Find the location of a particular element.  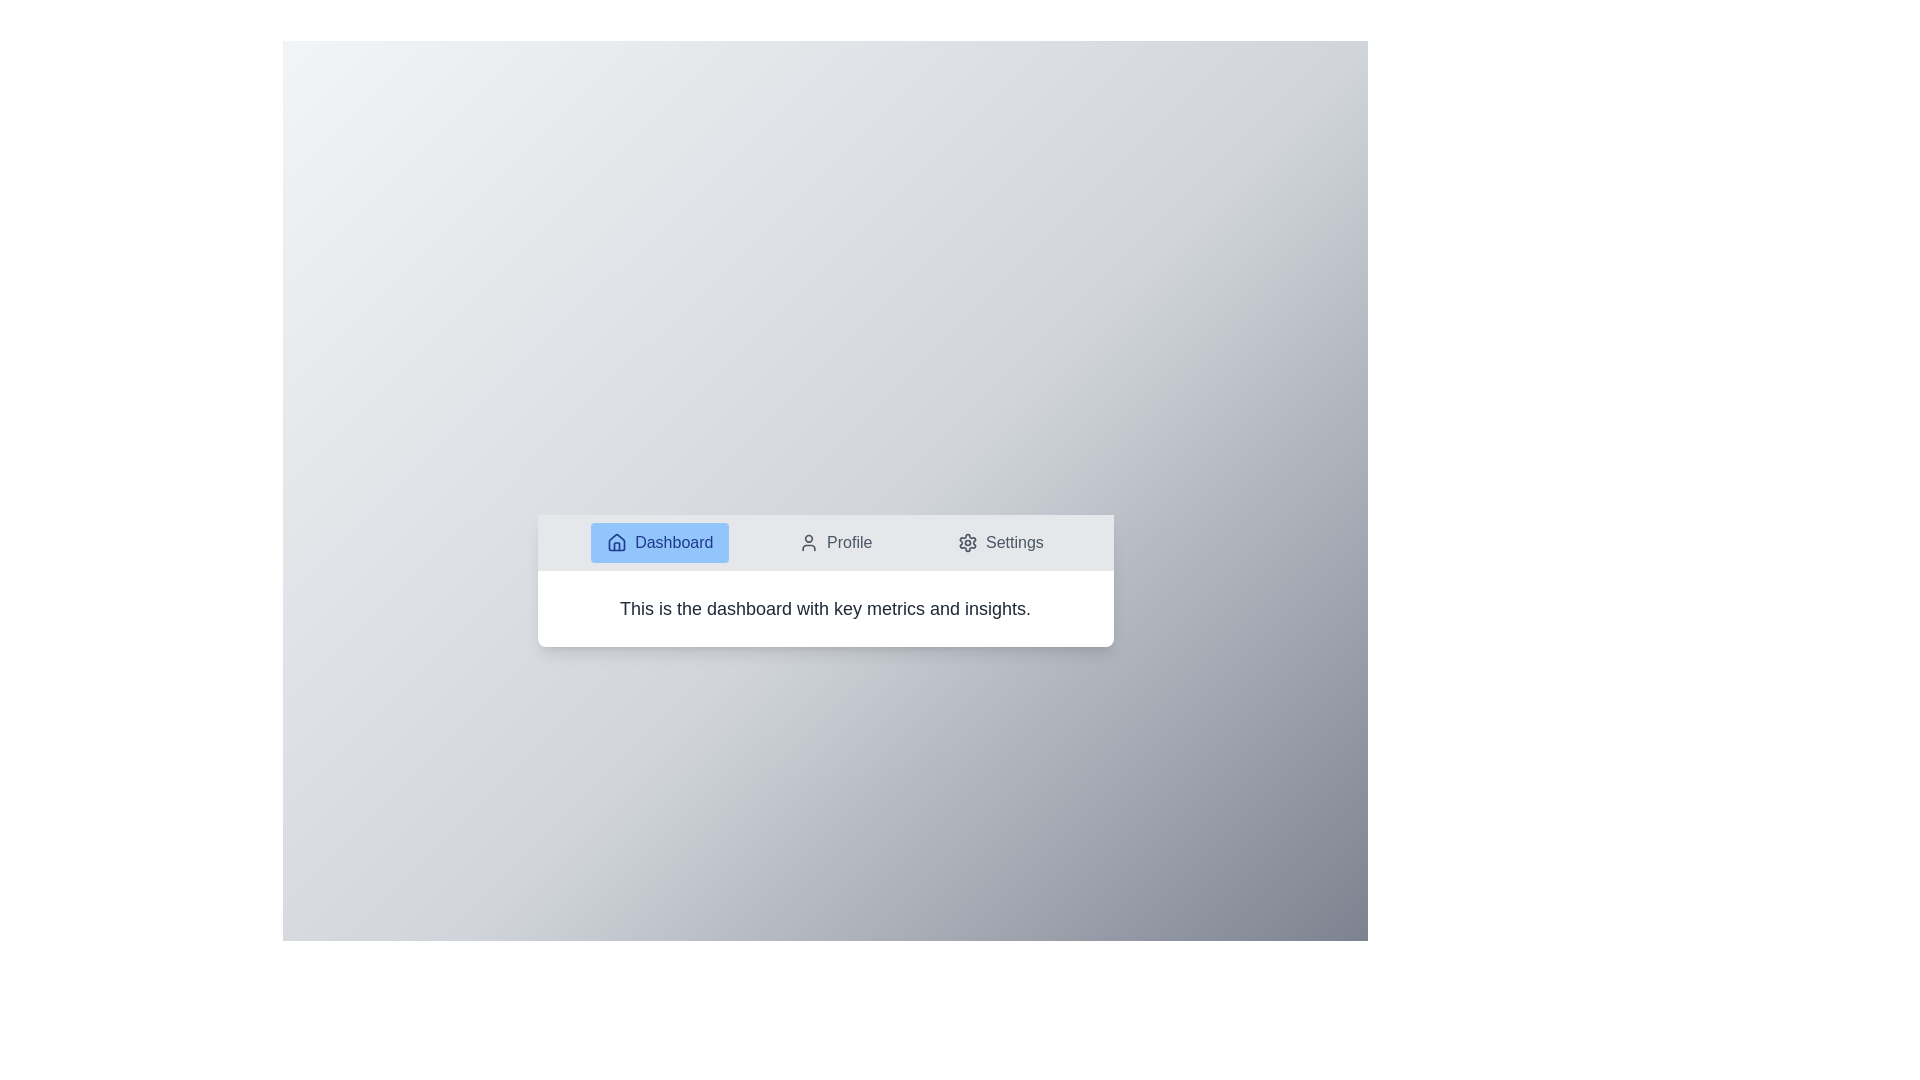

the Profile tab is located at coordinates (835, 543).